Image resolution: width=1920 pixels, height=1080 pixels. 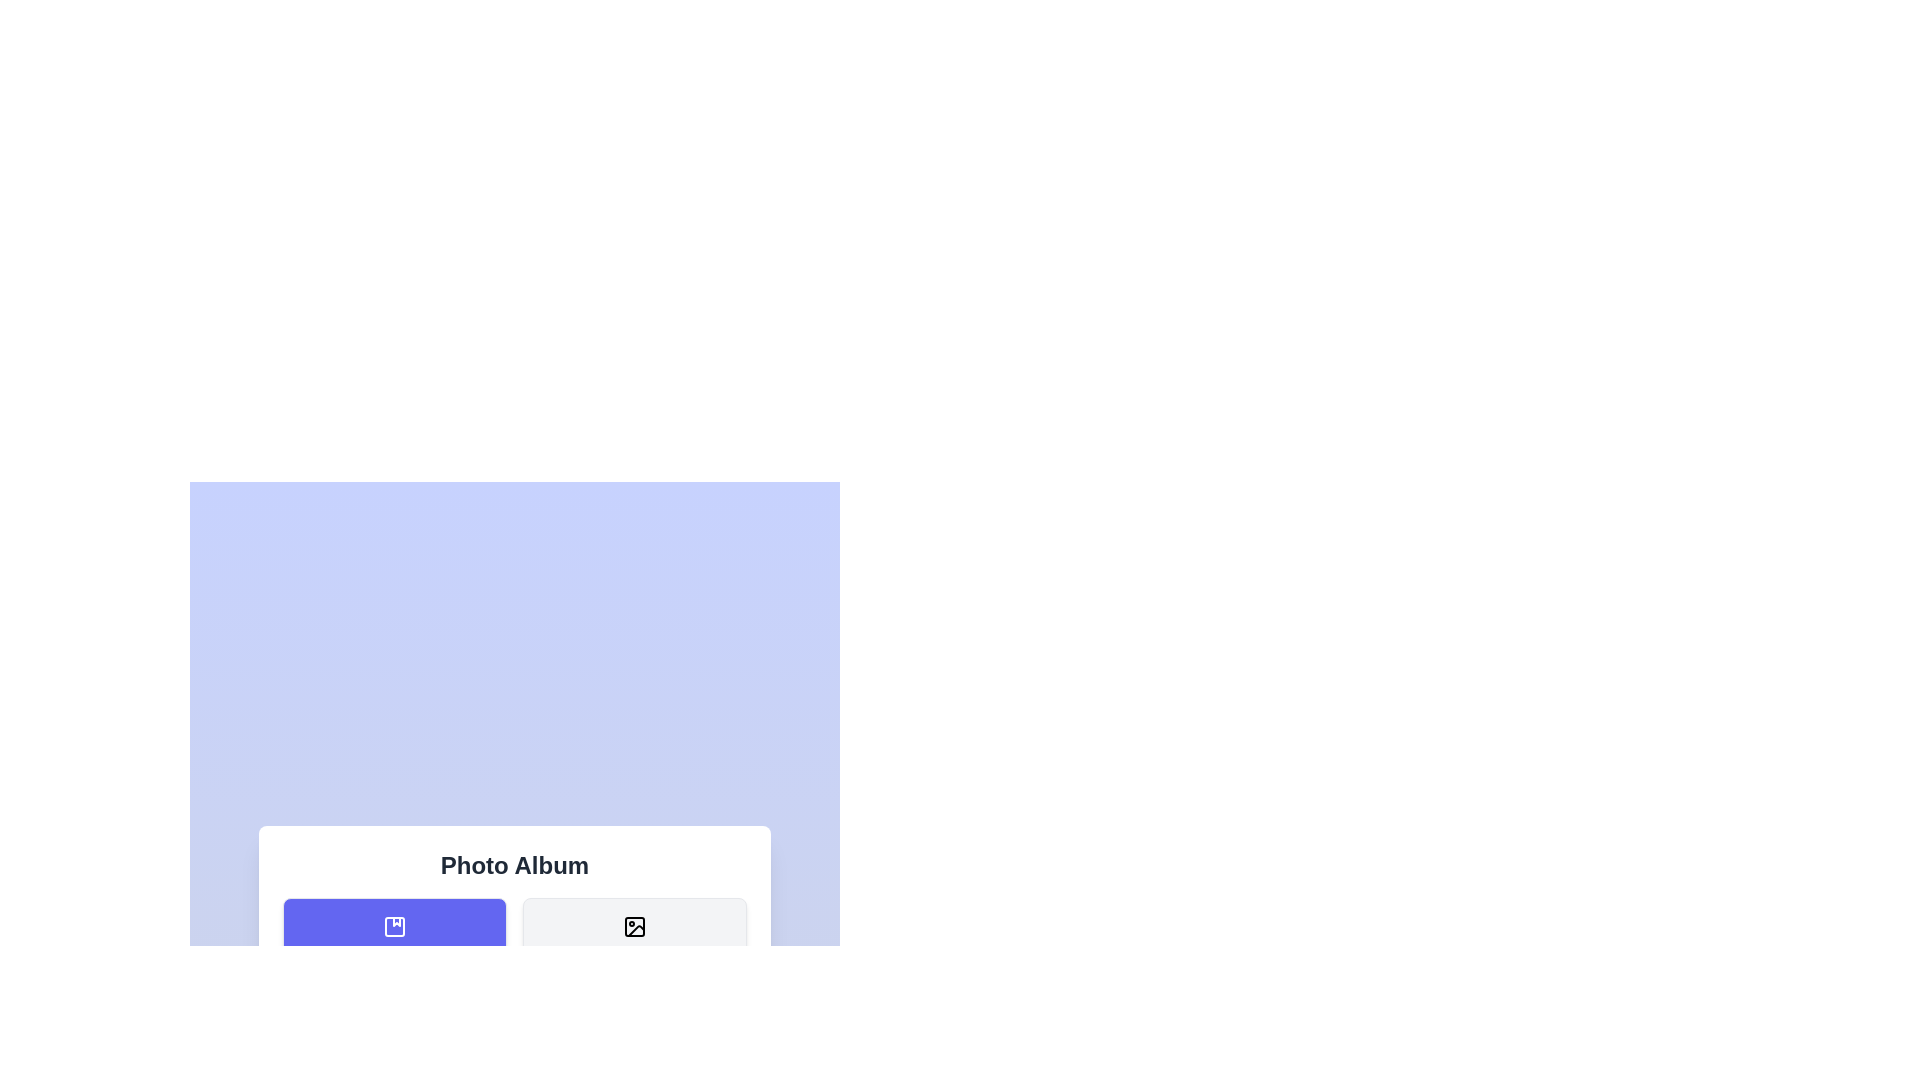 What do you see at coordinates (633, 941) in the screenshot?
I see `the Photos button to navigate to the corresponding tab` at bounding box center [633, 941].